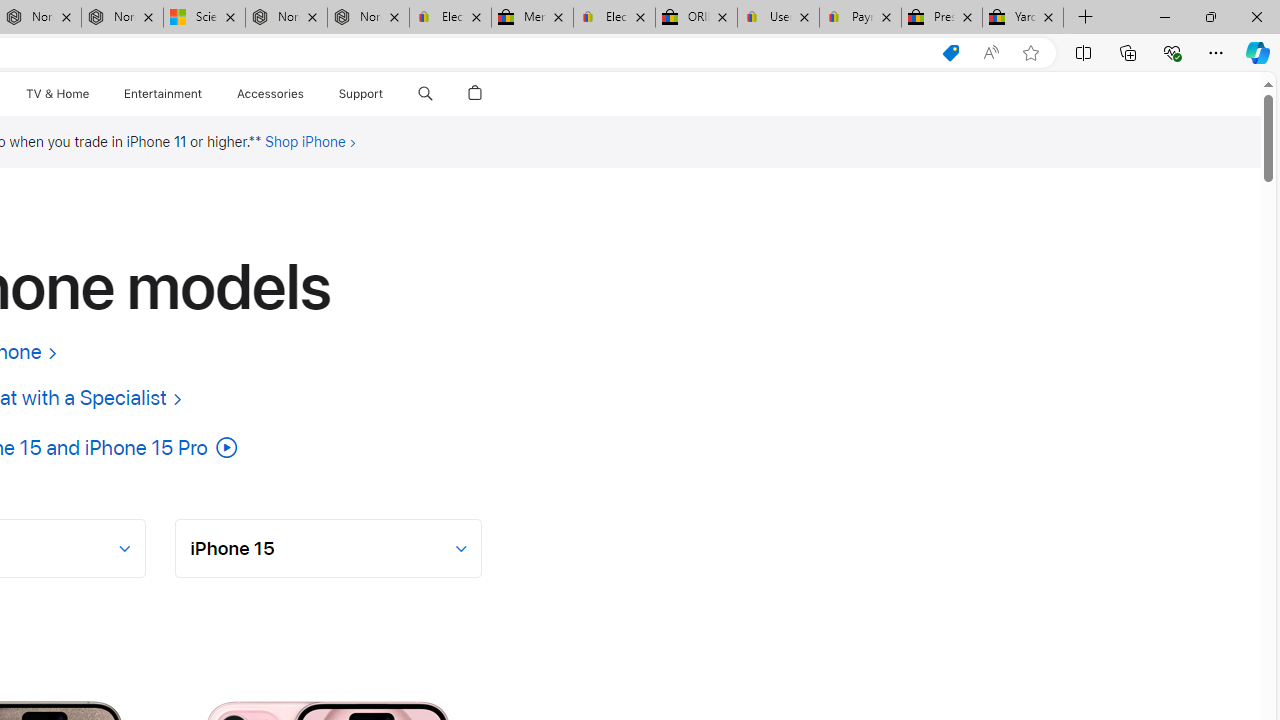 The width and height of the screenshot is (1280, 720). I want to click on 'Search apple.com', so click(424, 93).